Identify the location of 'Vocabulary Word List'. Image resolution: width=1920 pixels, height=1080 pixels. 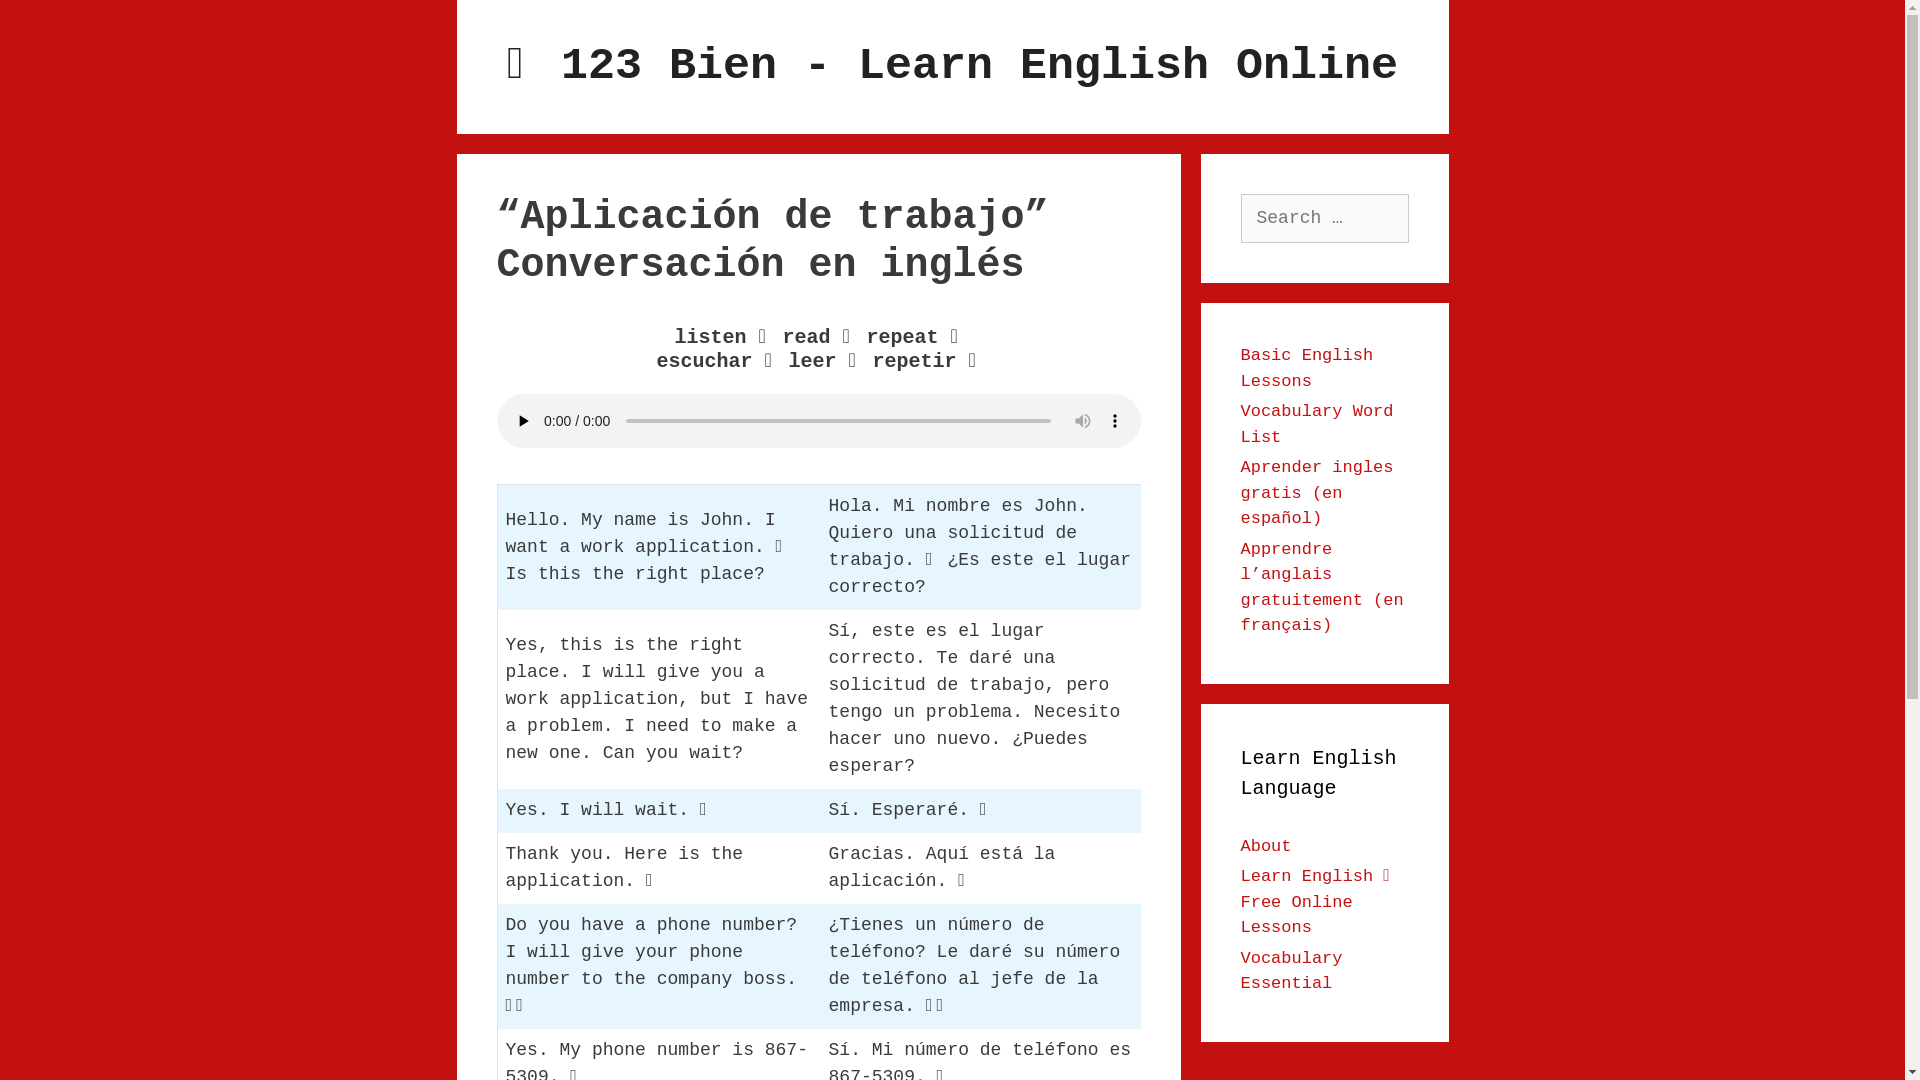
(1316, 423).